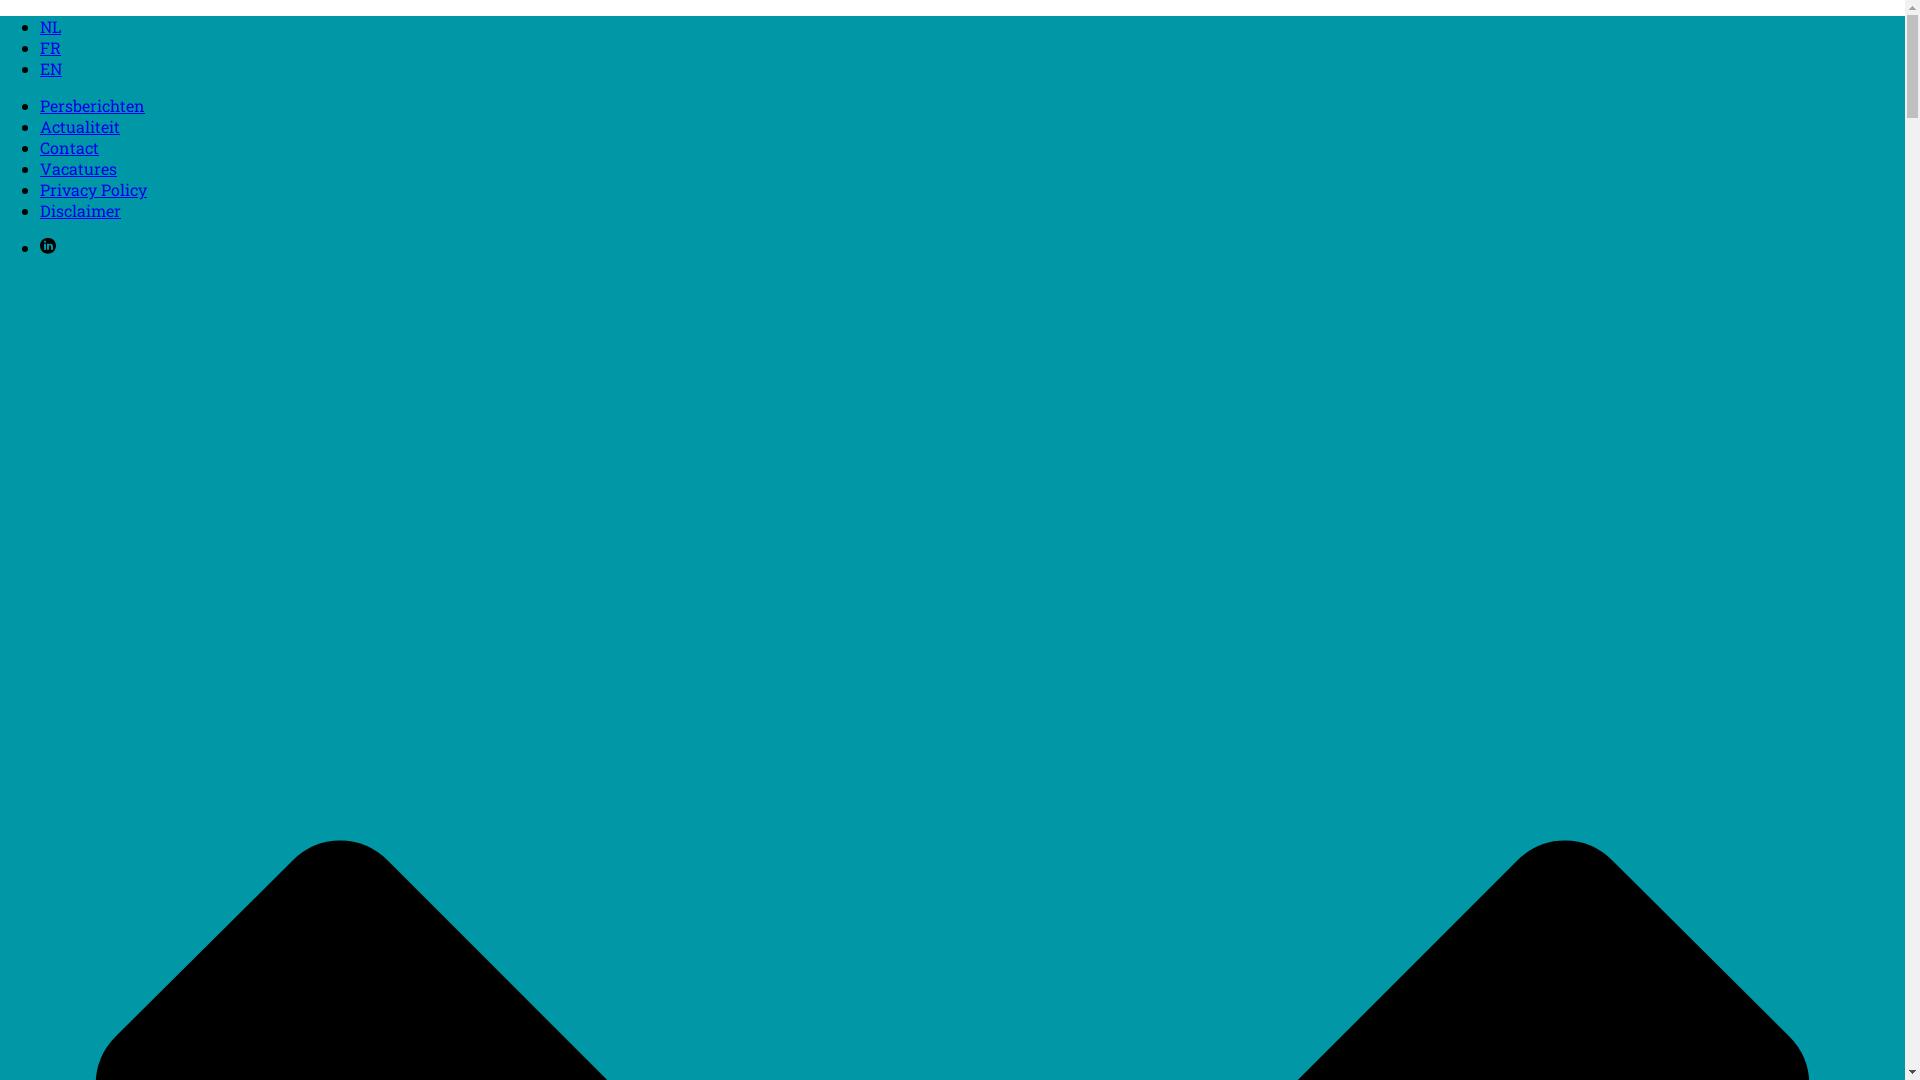 This screenshot has height=1080, width=1920. What do you see at coordinates (91, 105) in the screenshot?
I see `'Persberichten'` at bounding box center [91, 105].